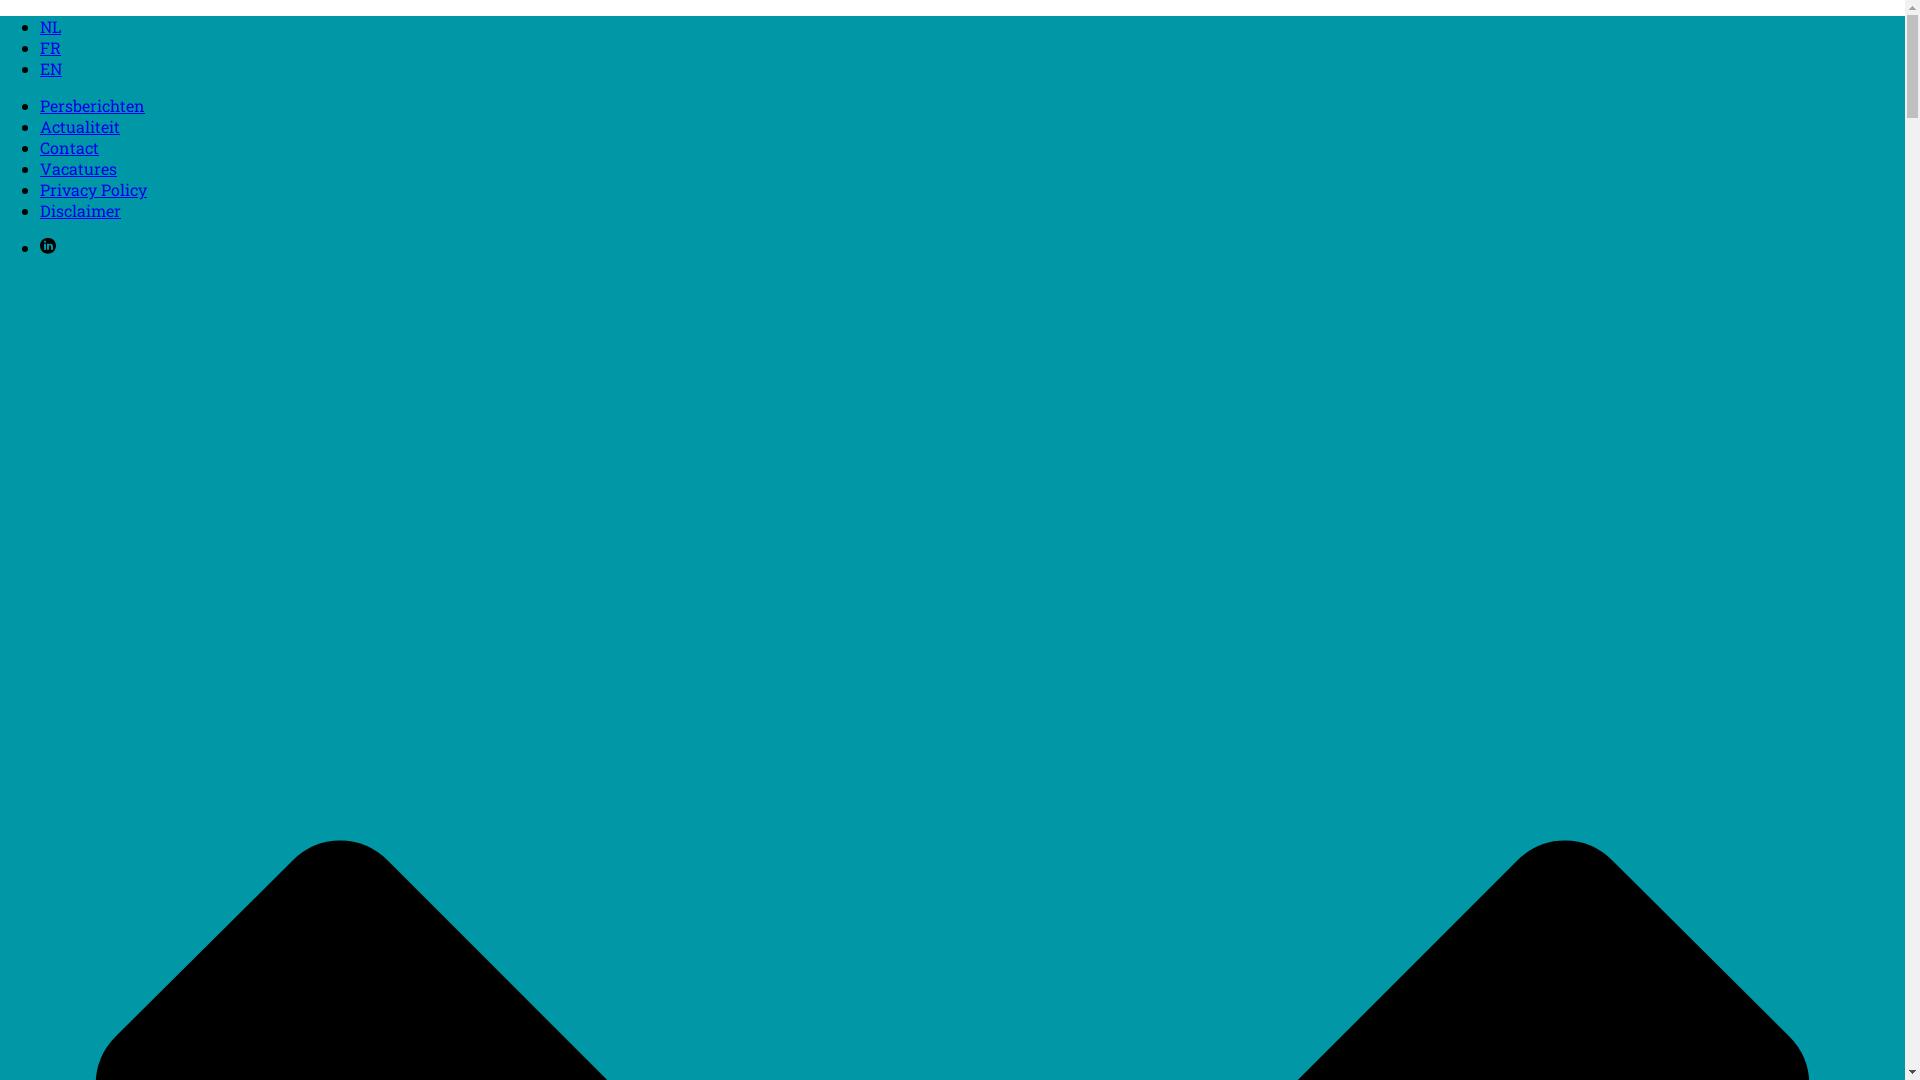 This screenshot has height=1080, width=1920. What do you see at coordinates (91, 105) in the screenshot?
I see `'Persberichten'` at bounding box center [91, 105].